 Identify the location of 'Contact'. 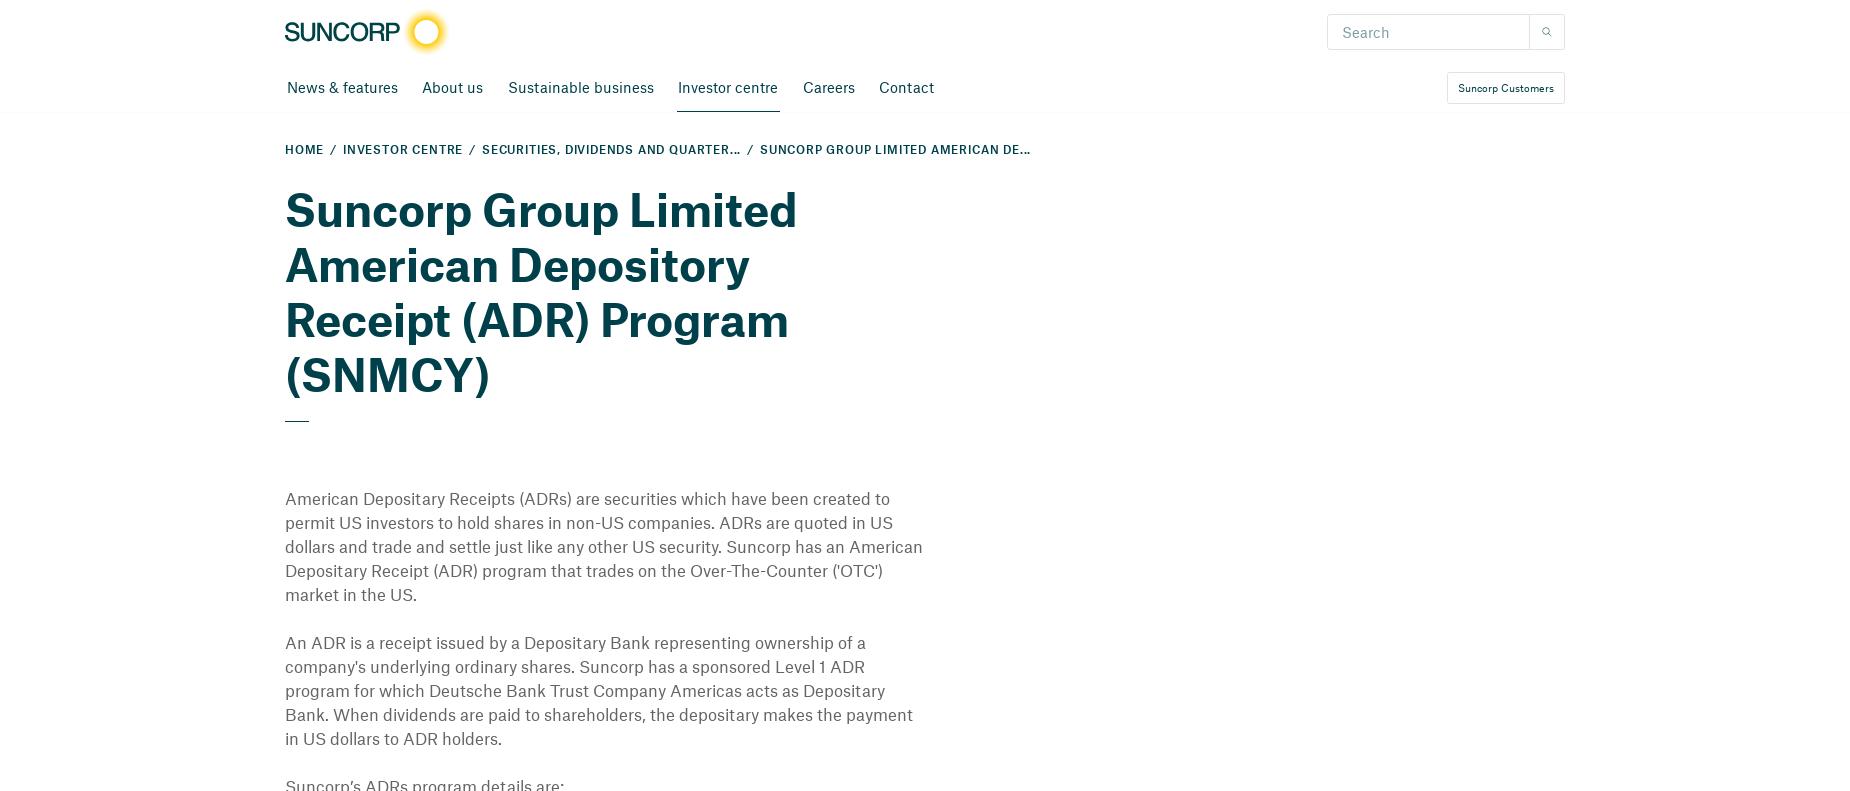
(906, 87).